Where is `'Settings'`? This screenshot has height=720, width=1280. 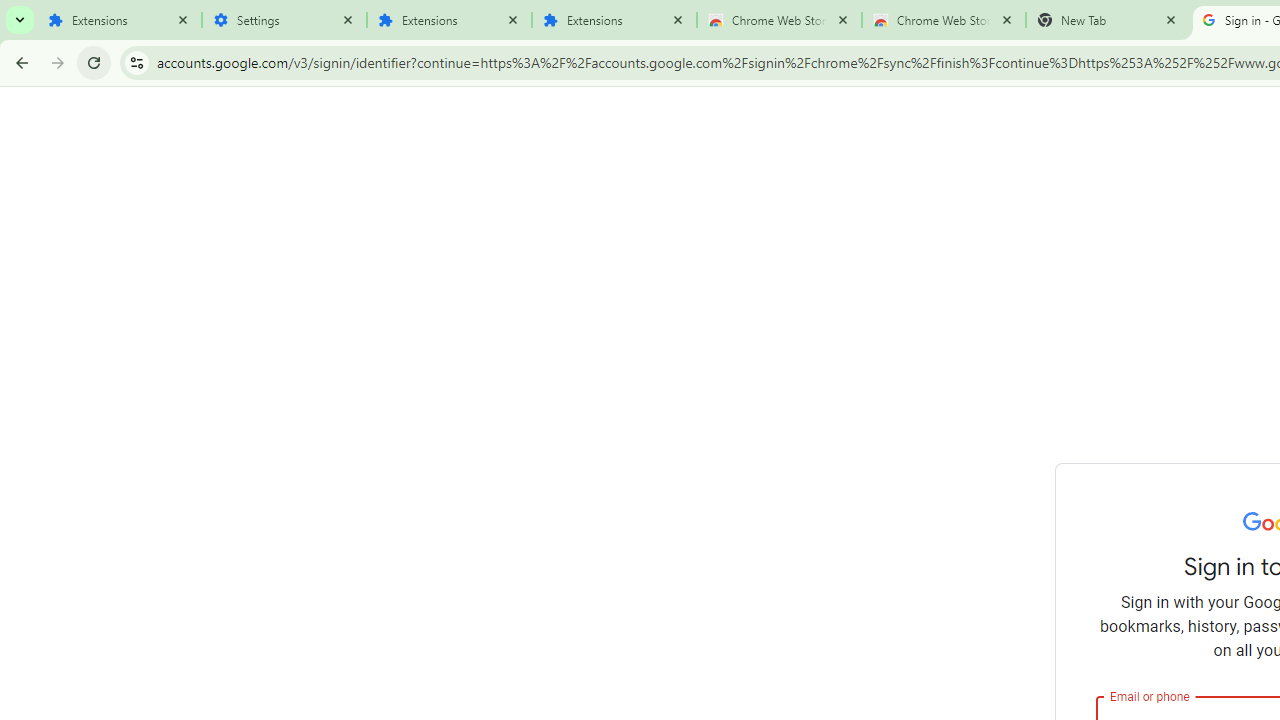 'Settings' is located at coordinates (283, 20).